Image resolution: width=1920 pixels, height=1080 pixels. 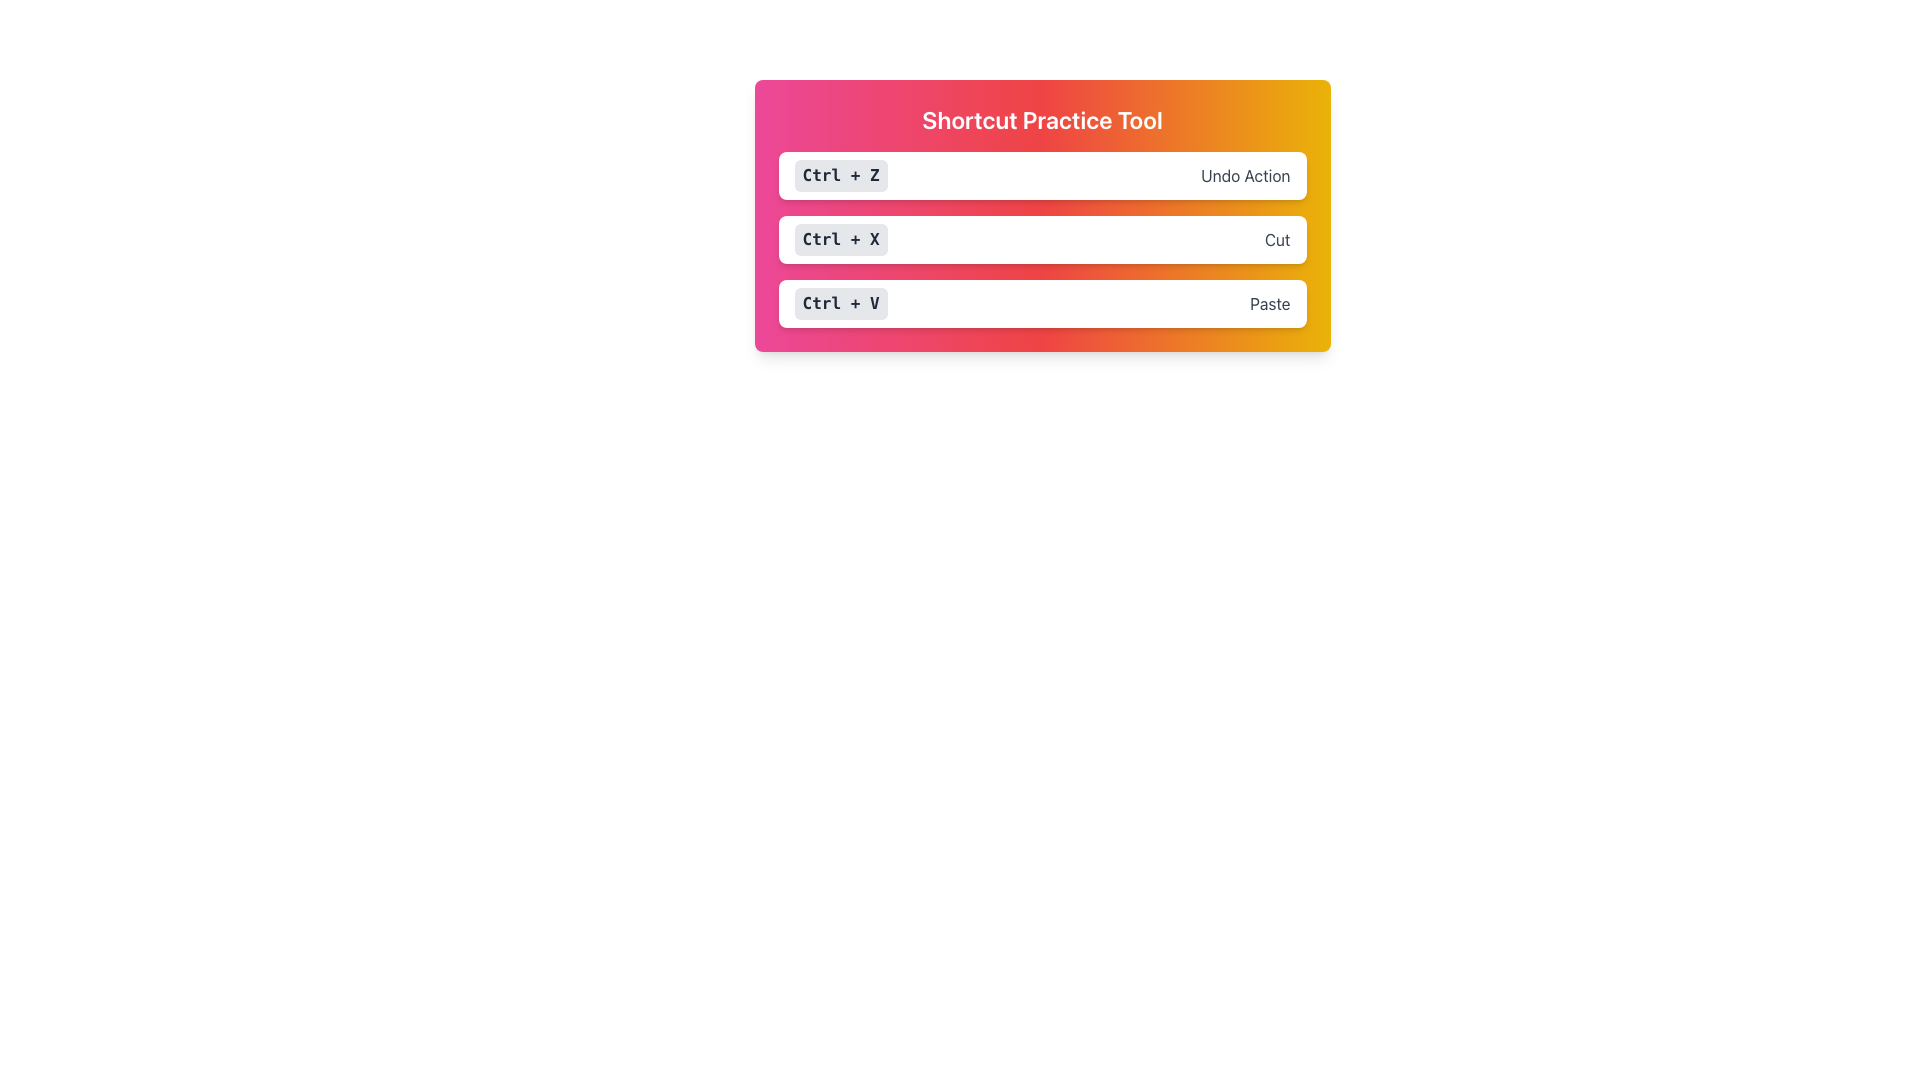 I want to click on text from the title text label located at the top of the gradient-colored card indicating the theme of shortcut practice, so click(x=1041, y=119).